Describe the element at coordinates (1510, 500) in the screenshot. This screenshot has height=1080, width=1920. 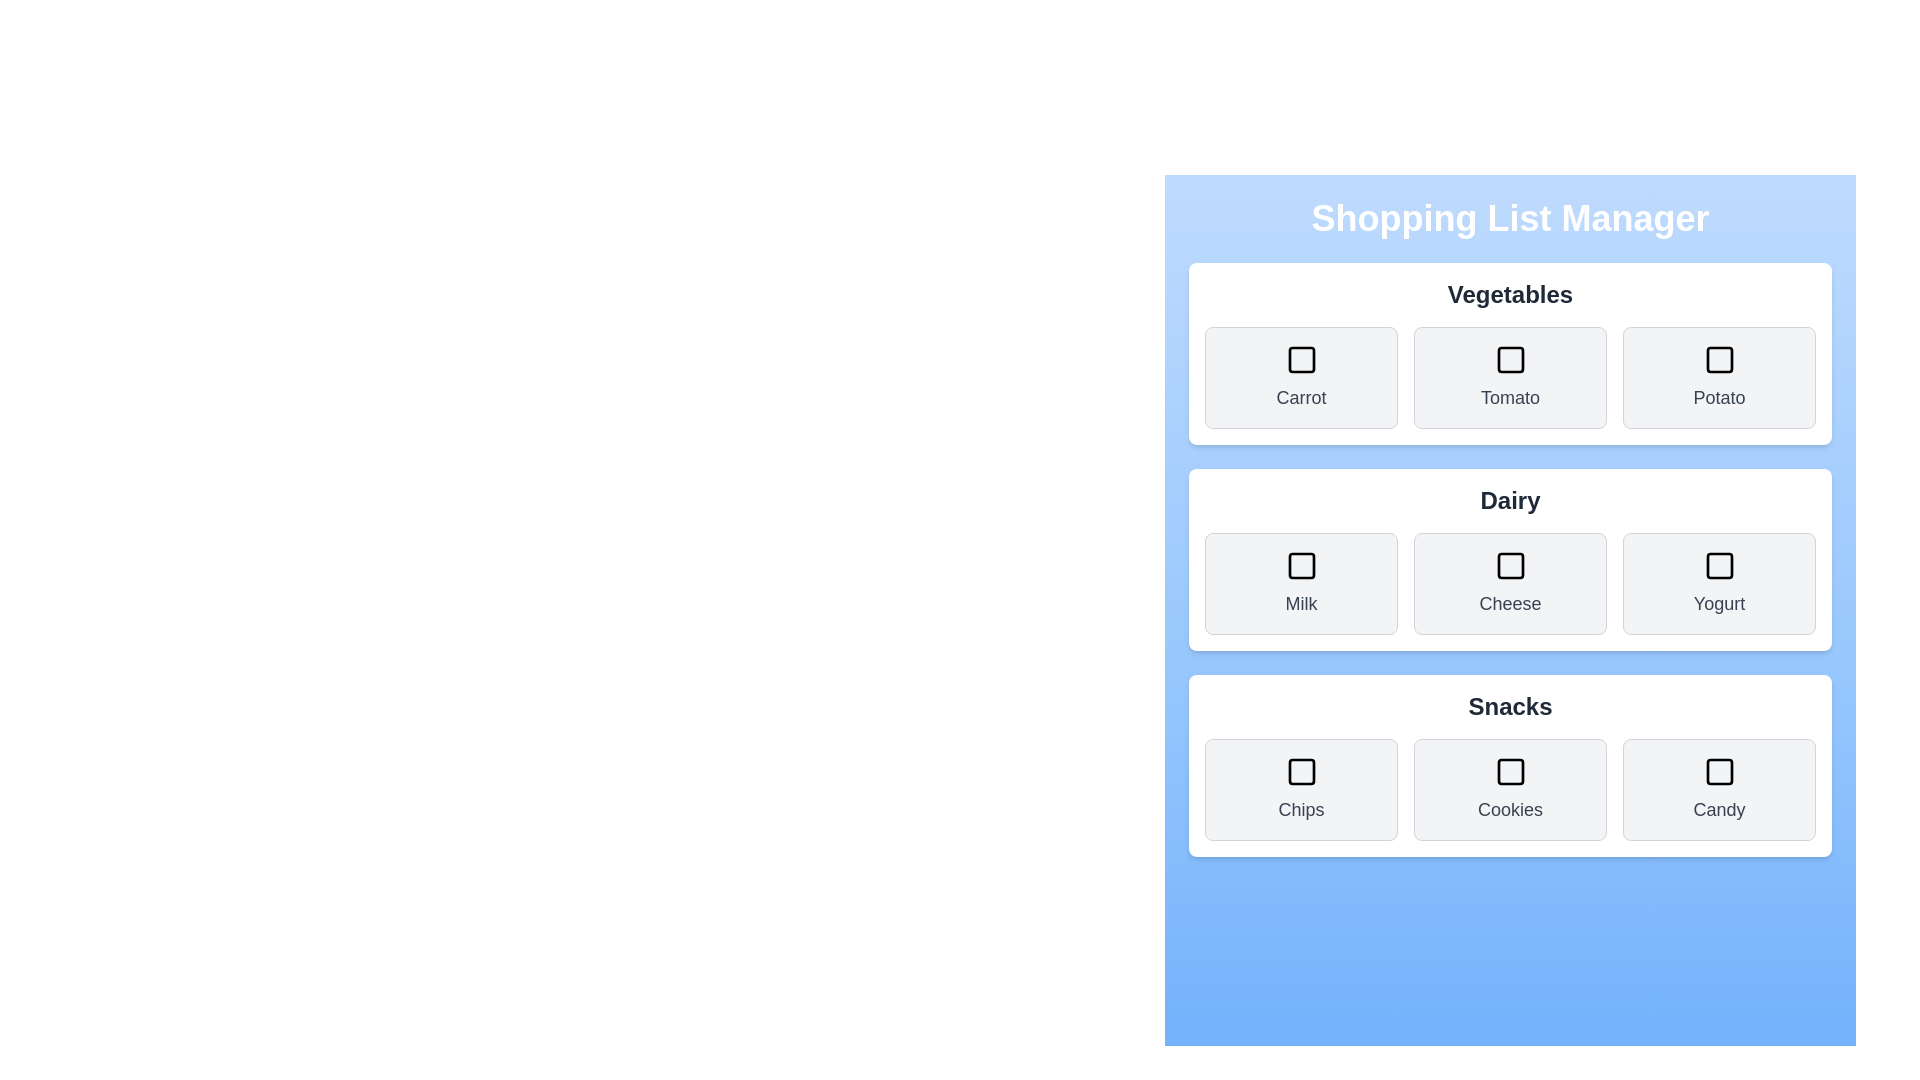
I see `the category title of the section Dairy` at that location.